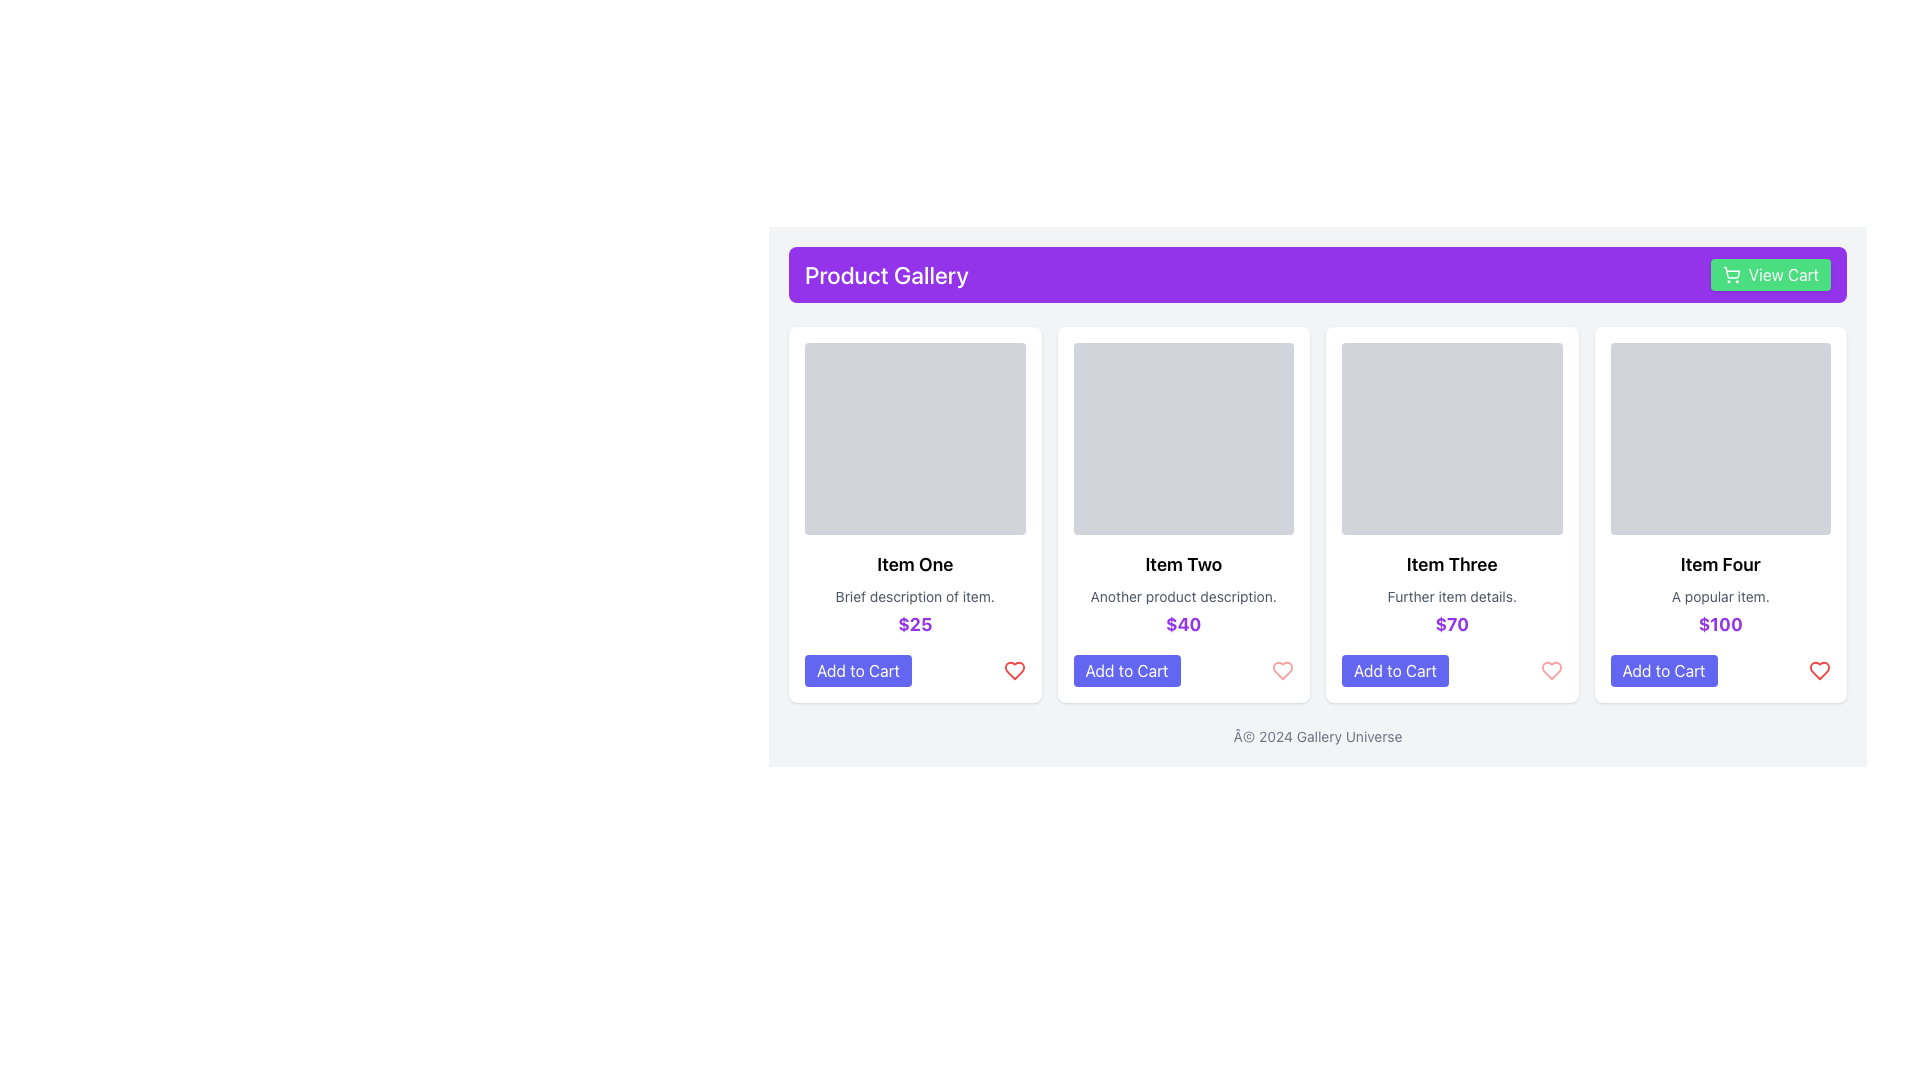 This screenshot has height=1080, width=1920. Describe the element at coordinates (914, 564) in the screenshot. I see `text label 'Item One' displayed in bold, black font, positioned directly above the item's description and below the image placeholder within the card for 'Item One'` at that location.